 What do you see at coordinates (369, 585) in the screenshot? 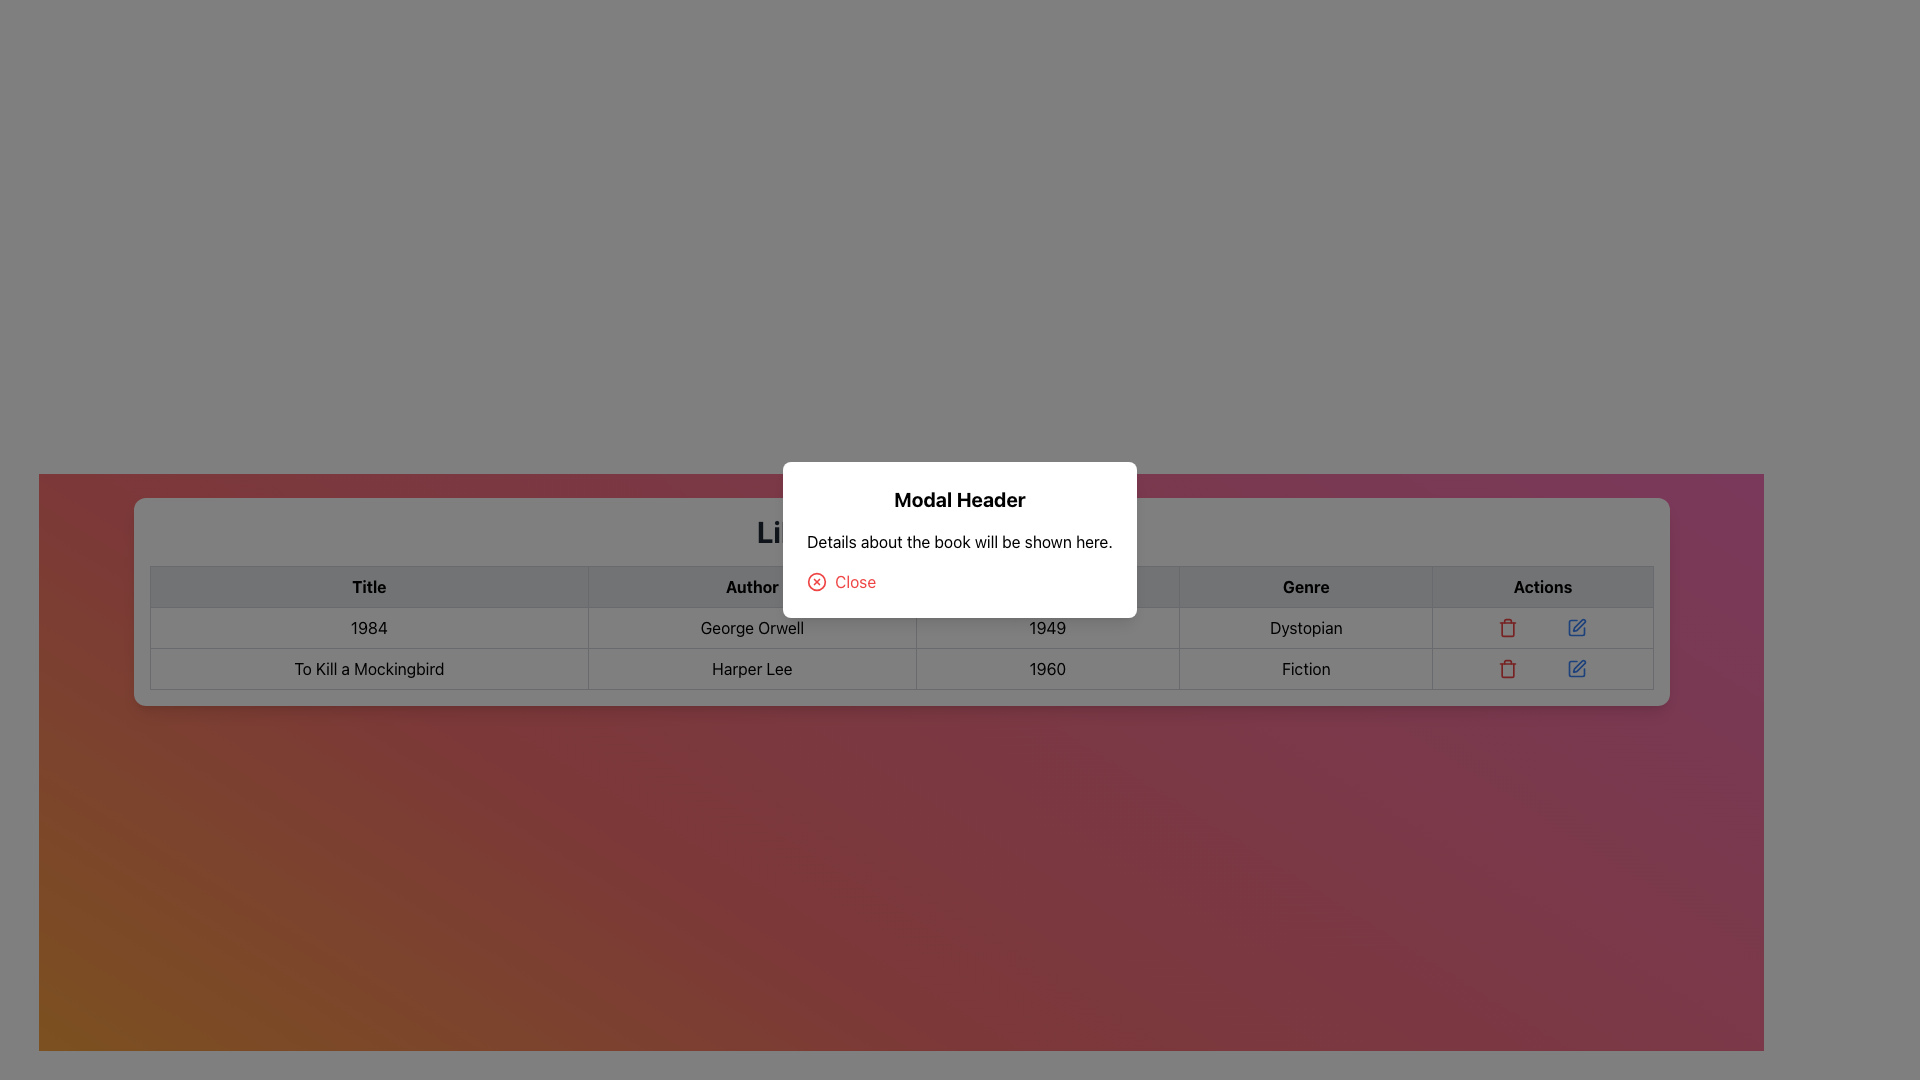
I see `the 'Title' text label` at bounding box center [369, 585].